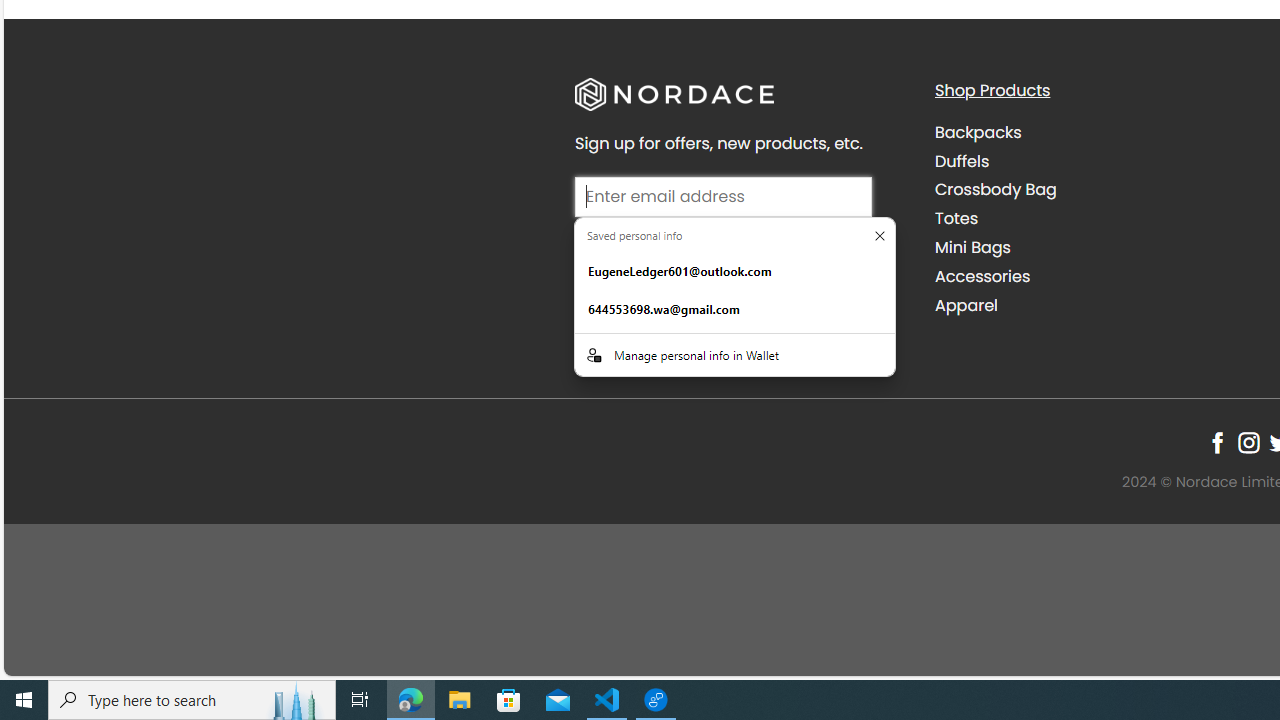 The image size is (1280, 720). What do you see at coordinates (1098, 160) in the screenshot?
I see `'Duffels'` at bounding box center [1098, 160].